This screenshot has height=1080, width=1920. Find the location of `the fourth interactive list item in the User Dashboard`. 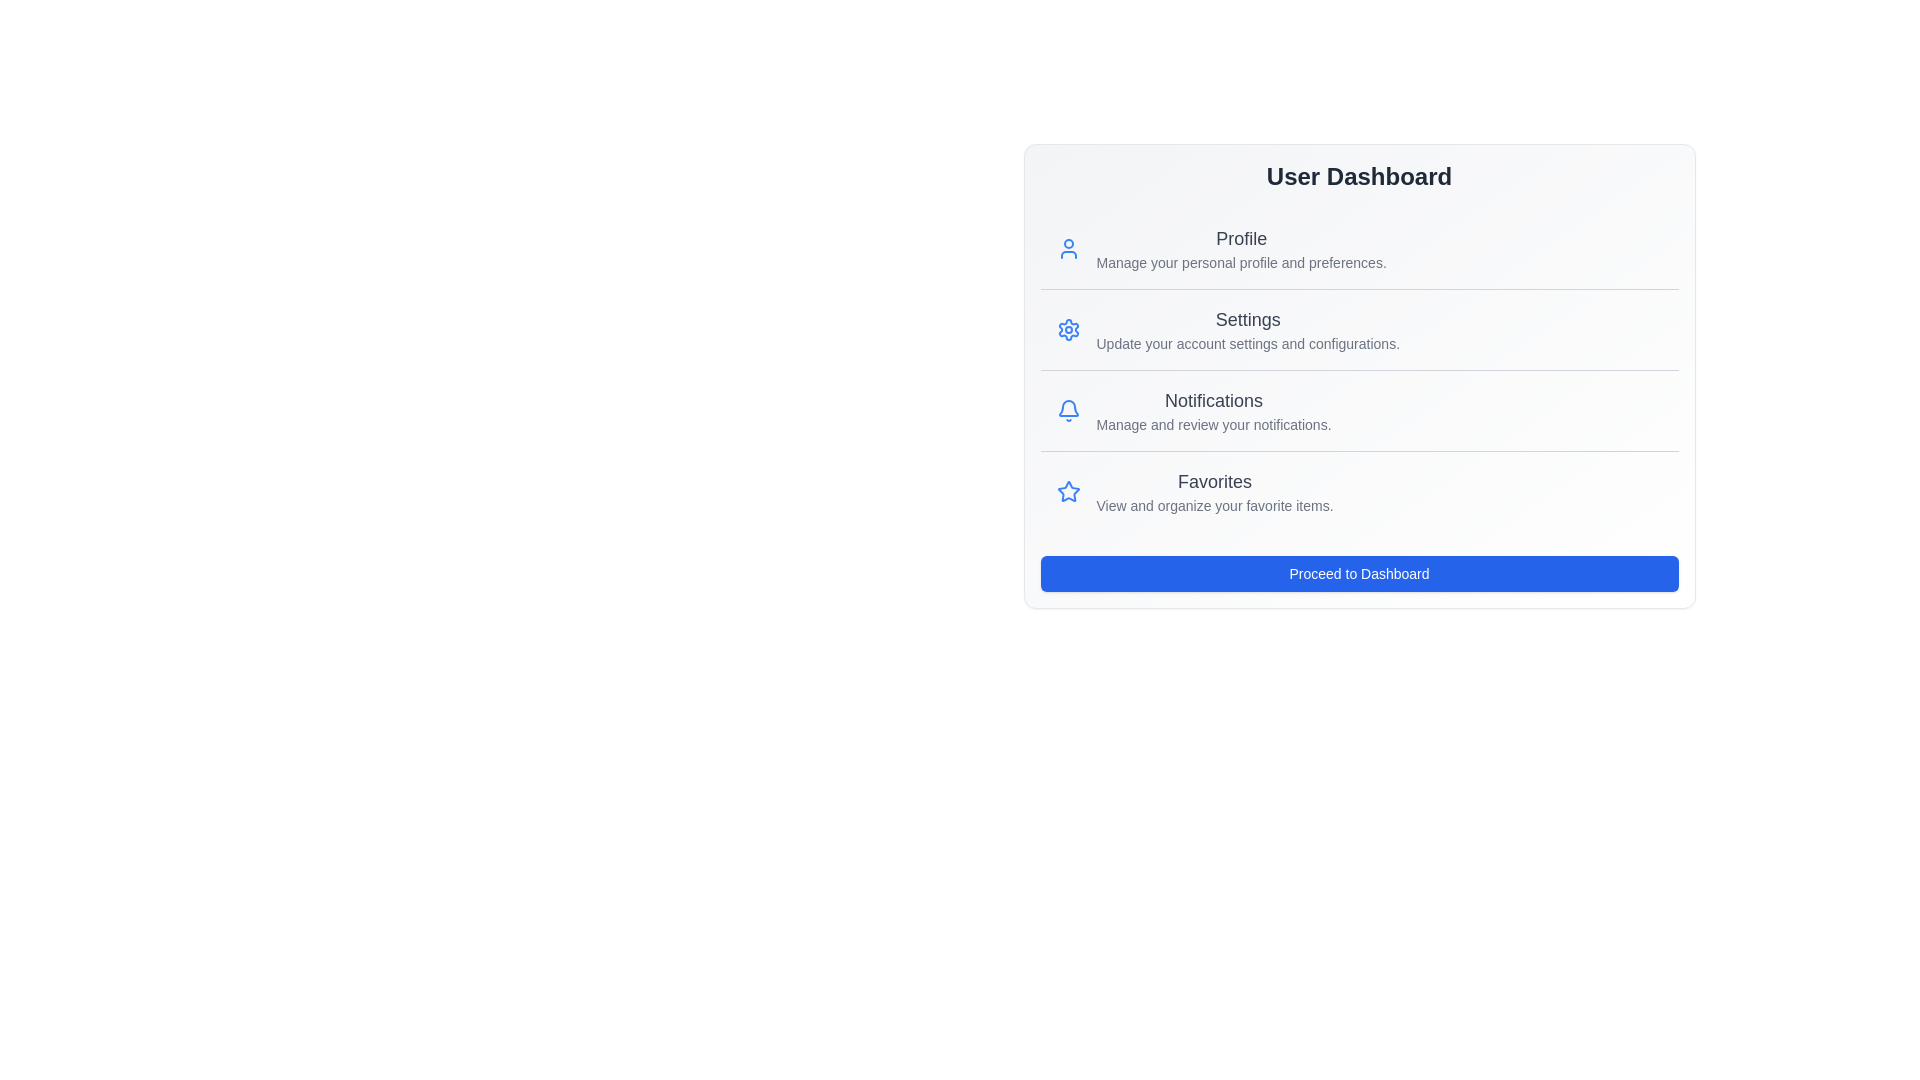

the fourth interactive list item in the User Dashboard is located at coordinates (1359, 491).